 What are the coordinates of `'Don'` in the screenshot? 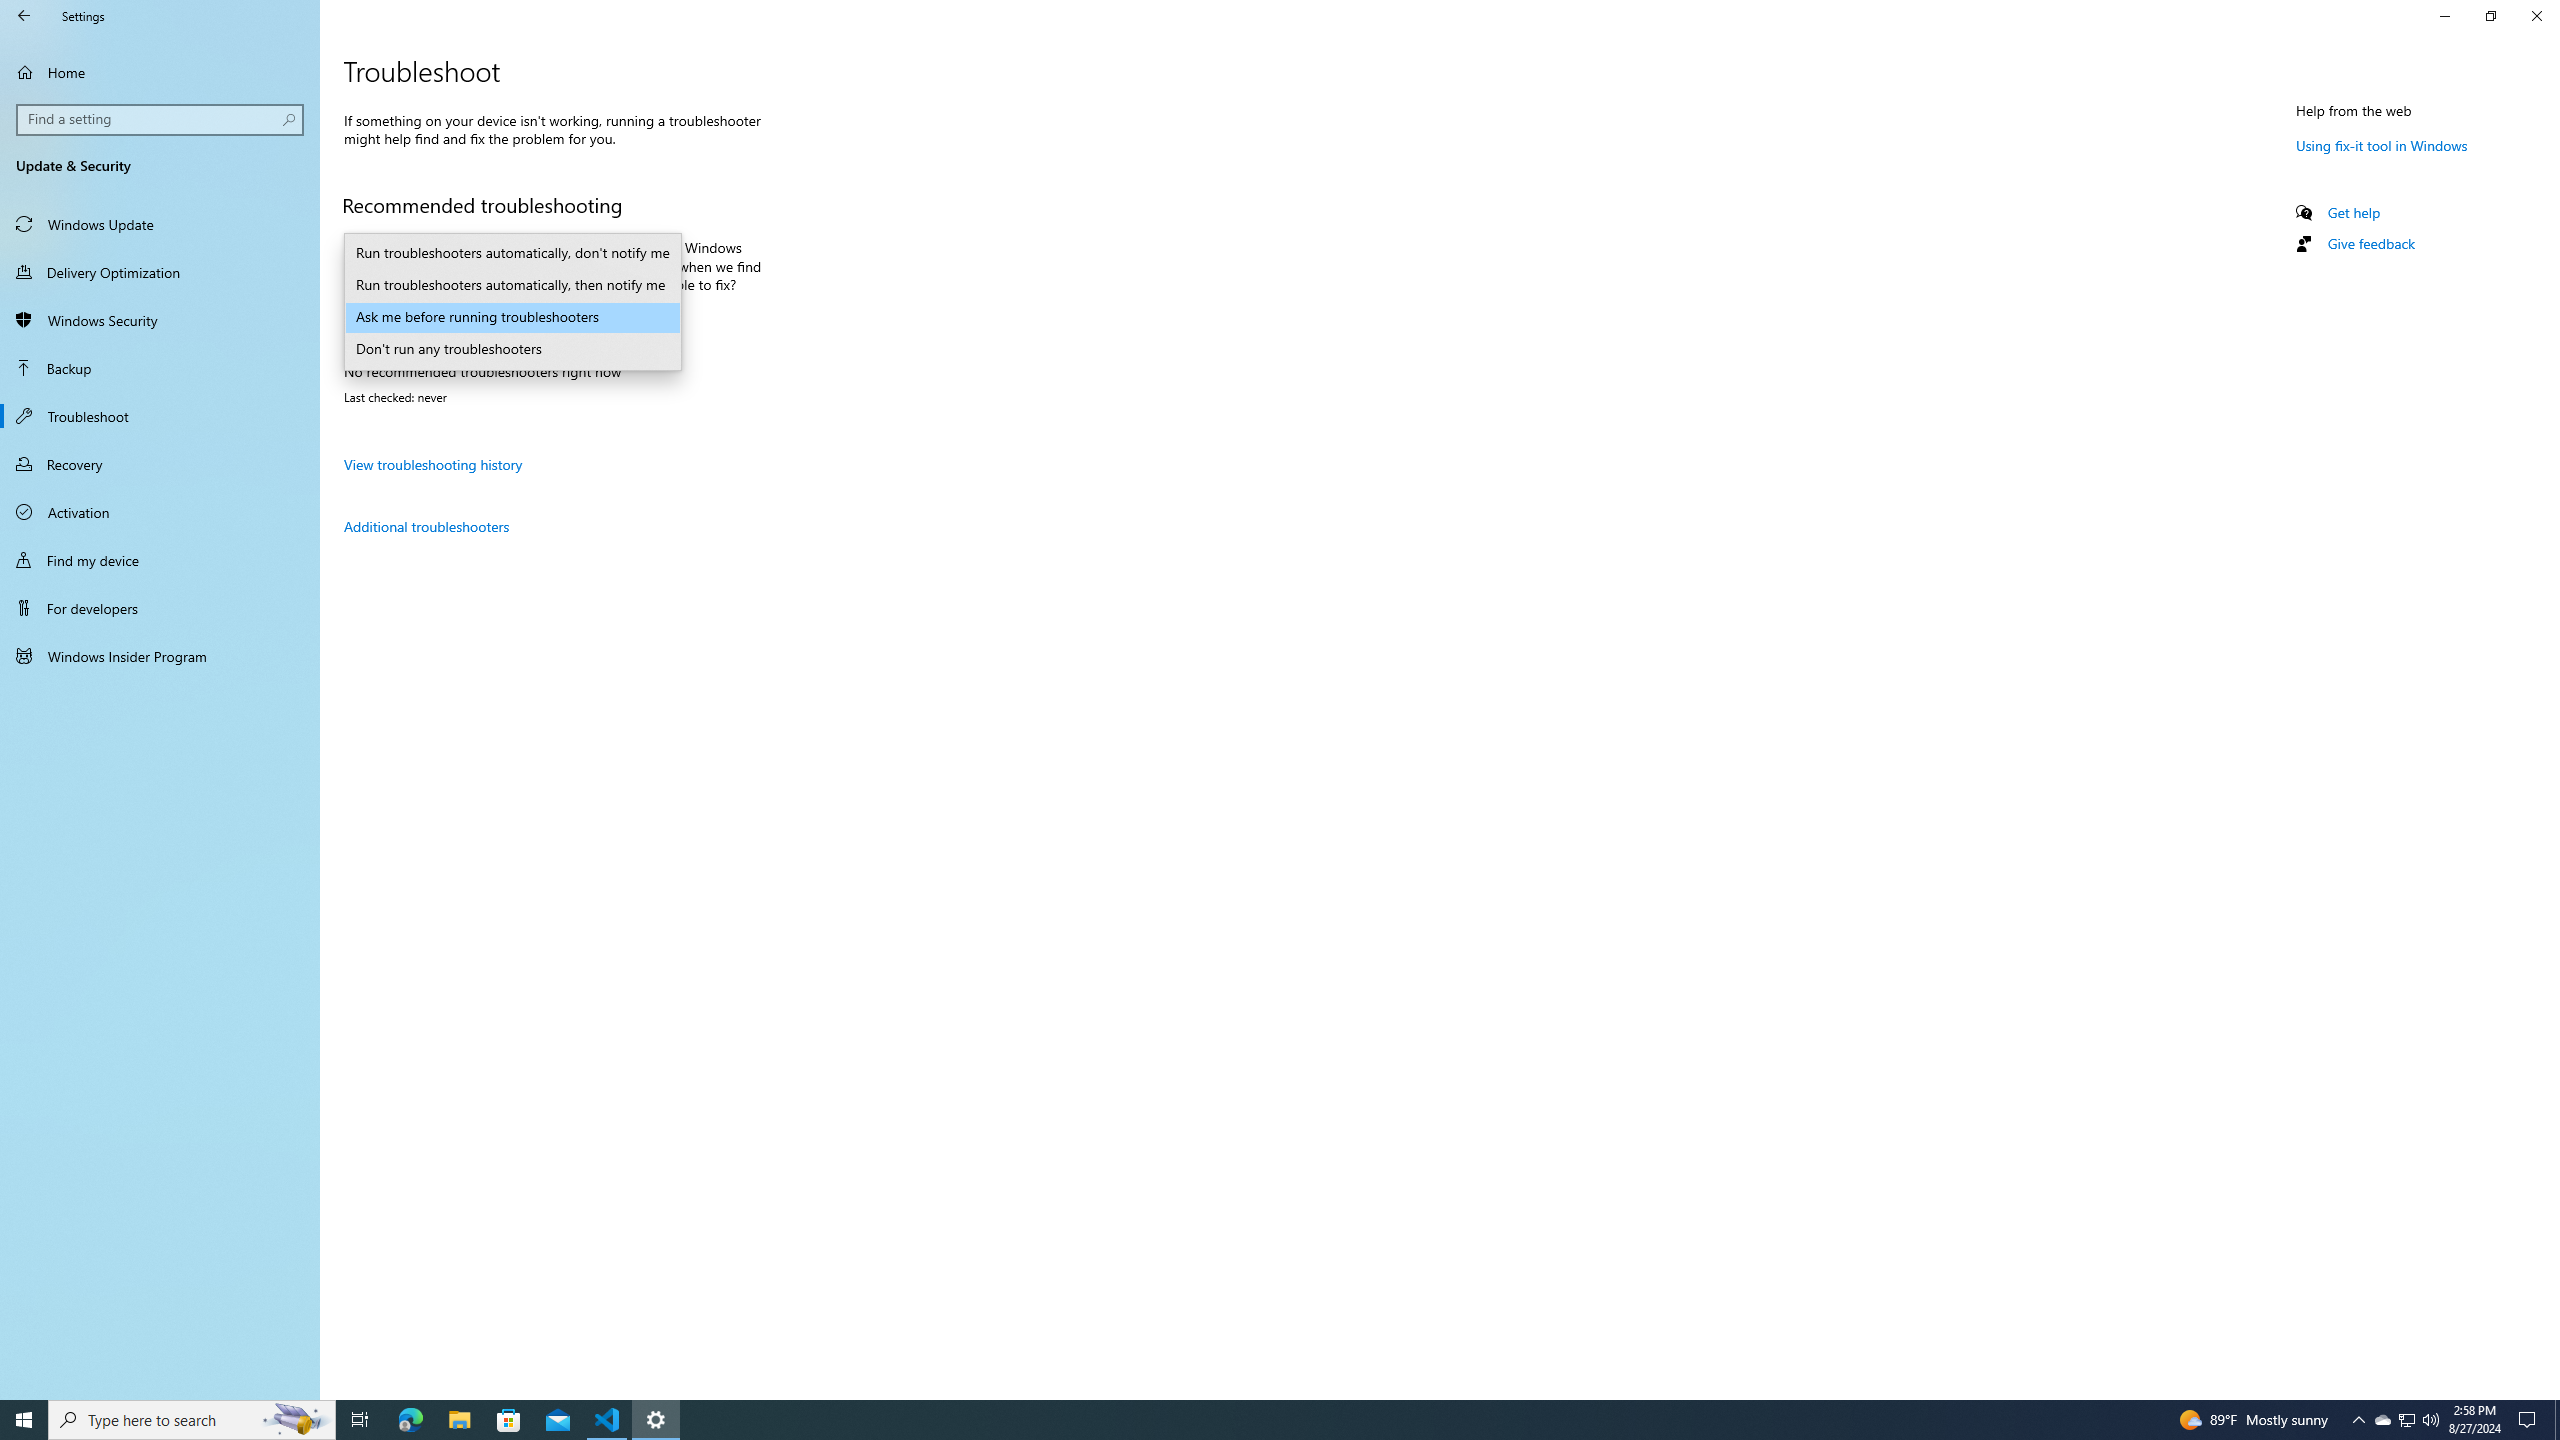 It's located at (513, 348).